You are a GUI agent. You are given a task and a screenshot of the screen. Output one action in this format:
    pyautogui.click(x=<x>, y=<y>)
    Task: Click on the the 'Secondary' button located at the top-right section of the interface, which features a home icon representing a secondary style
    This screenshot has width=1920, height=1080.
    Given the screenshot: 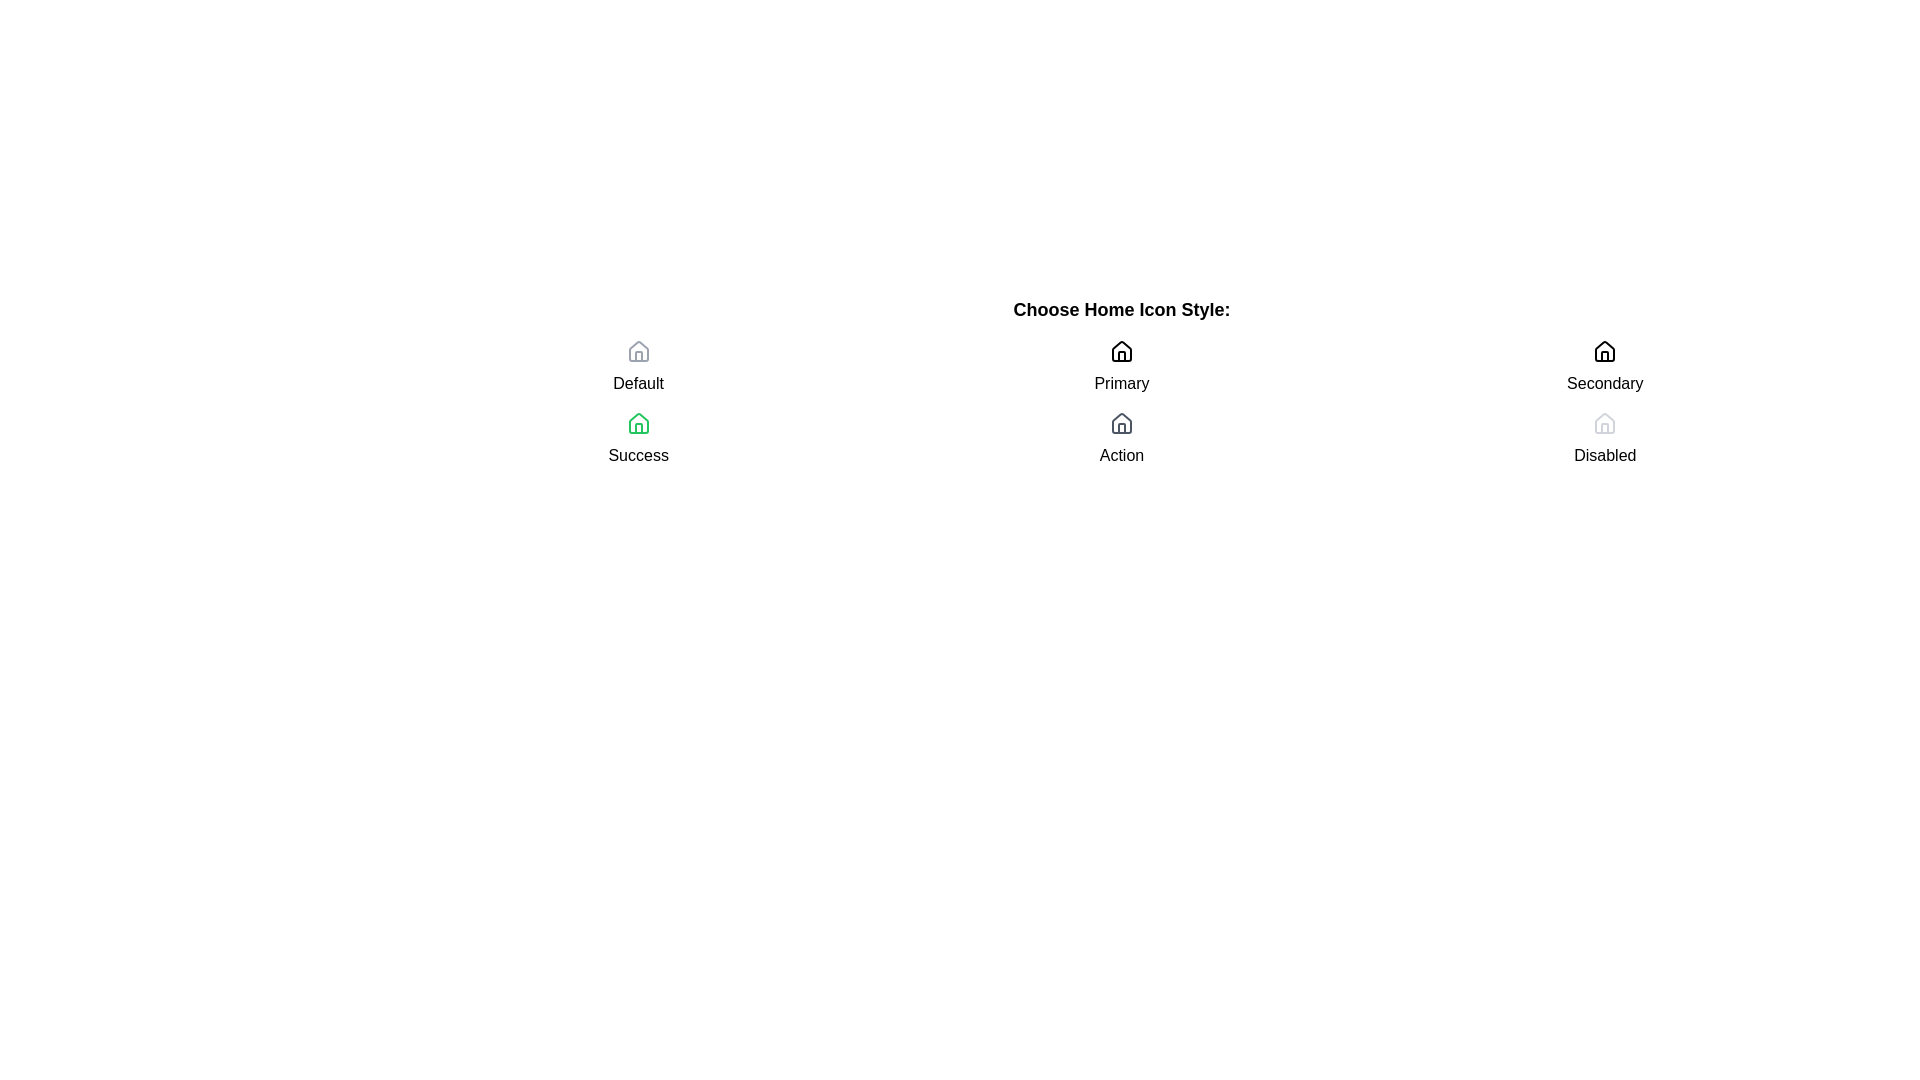 What is the action you would take?
    pyautogui.click(x=1605, y=350)
    